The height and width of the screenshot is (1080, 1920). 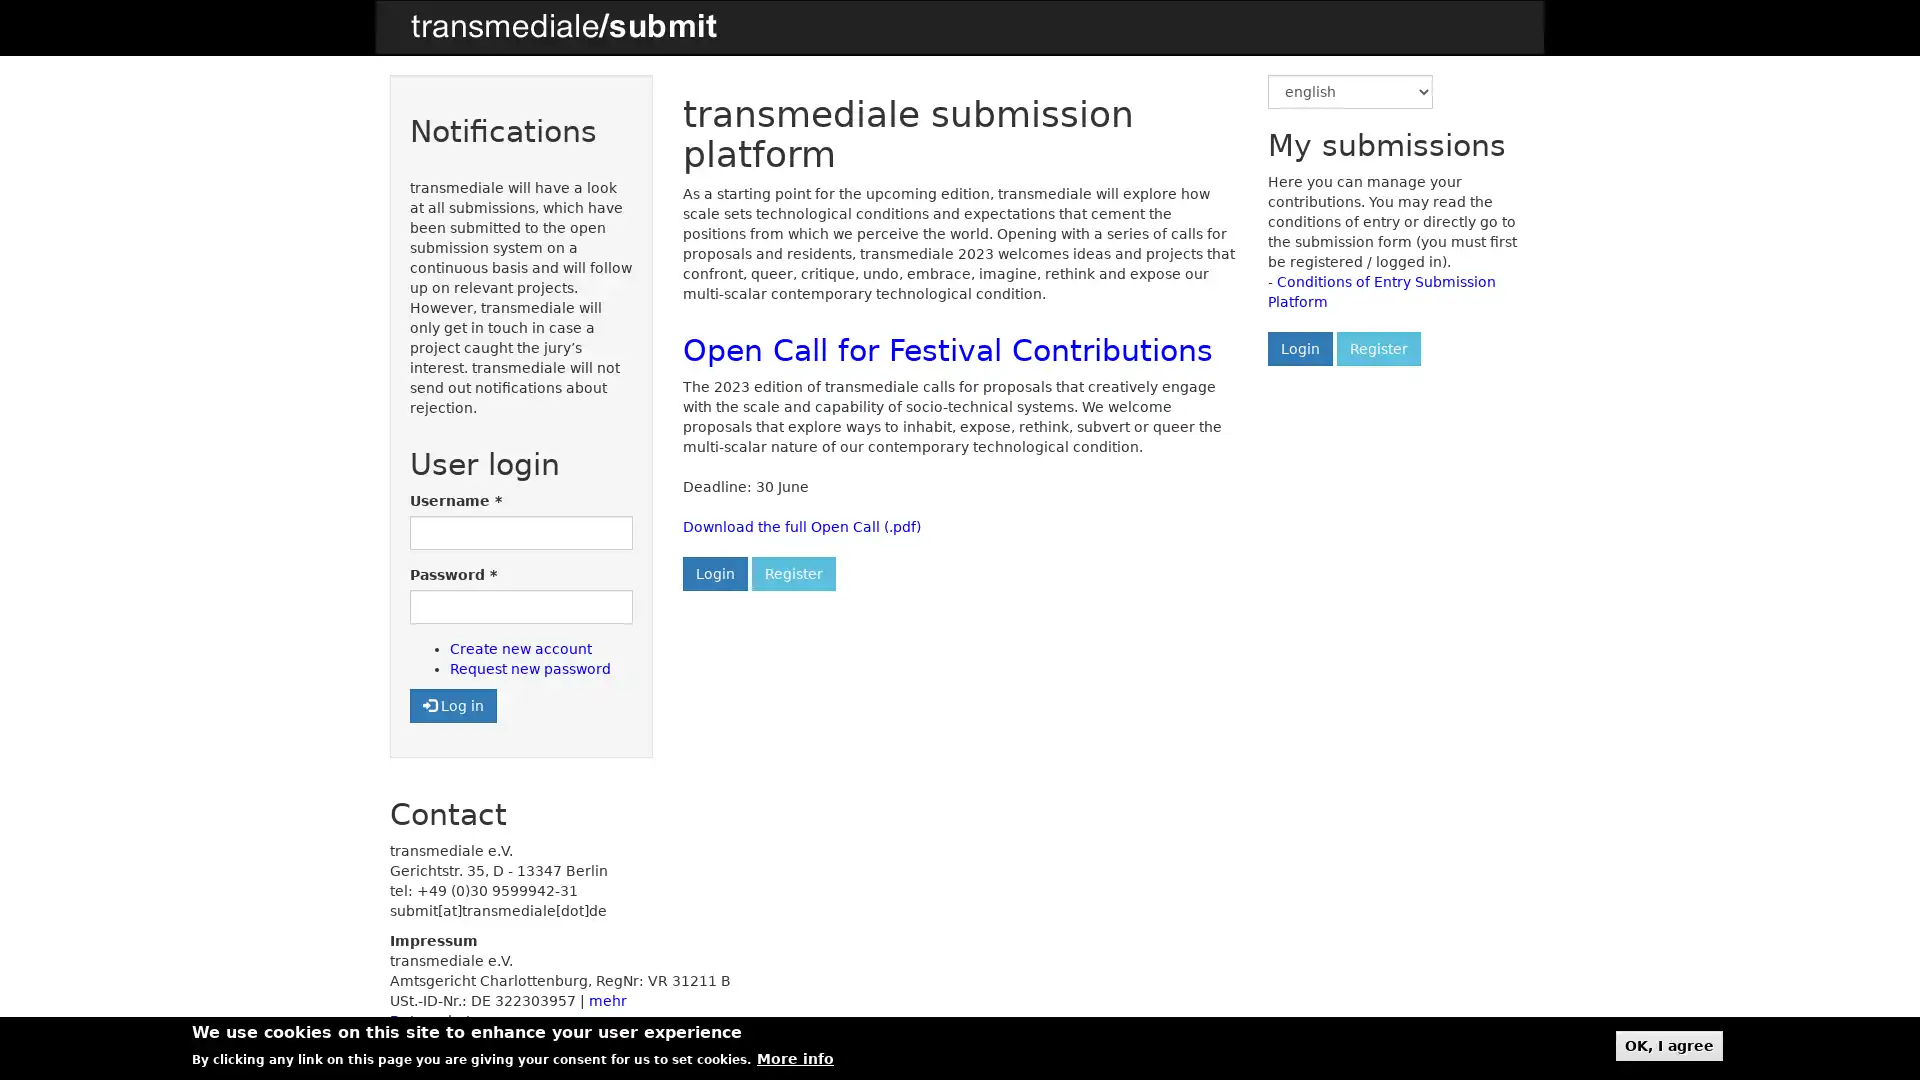 What do you see at coordinates (1376, 347) in the screenshot?
I see `Register` at bounding box center [1376, 347].